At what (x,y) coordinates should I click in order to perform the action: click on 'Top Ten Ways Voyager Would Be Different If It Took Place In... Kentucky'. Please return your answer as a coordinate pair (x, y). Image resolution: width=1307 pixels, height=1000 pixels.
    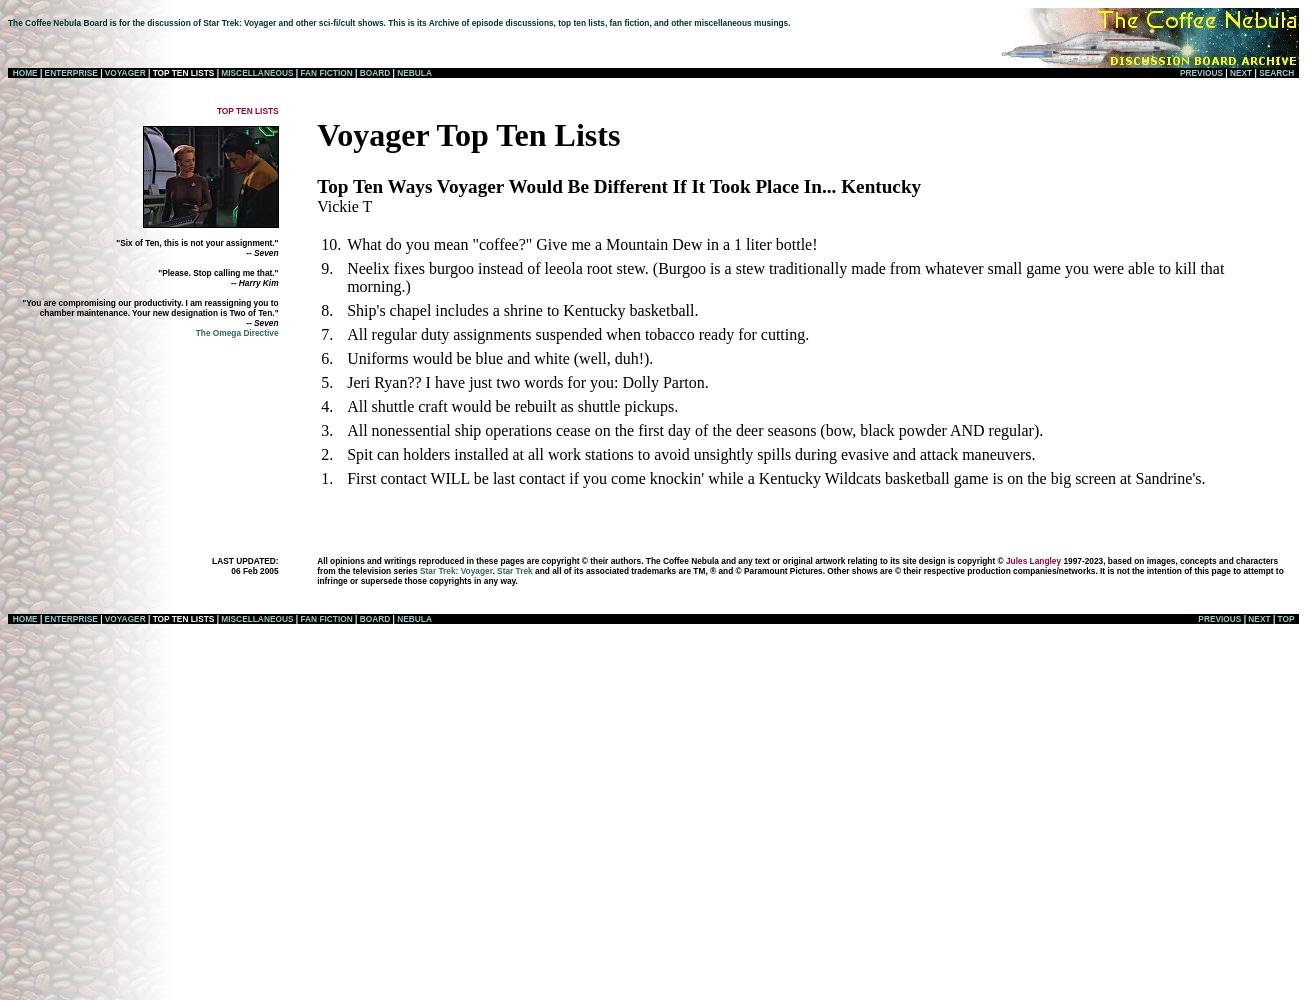
    Looking at the image, I should click on (618, 185).